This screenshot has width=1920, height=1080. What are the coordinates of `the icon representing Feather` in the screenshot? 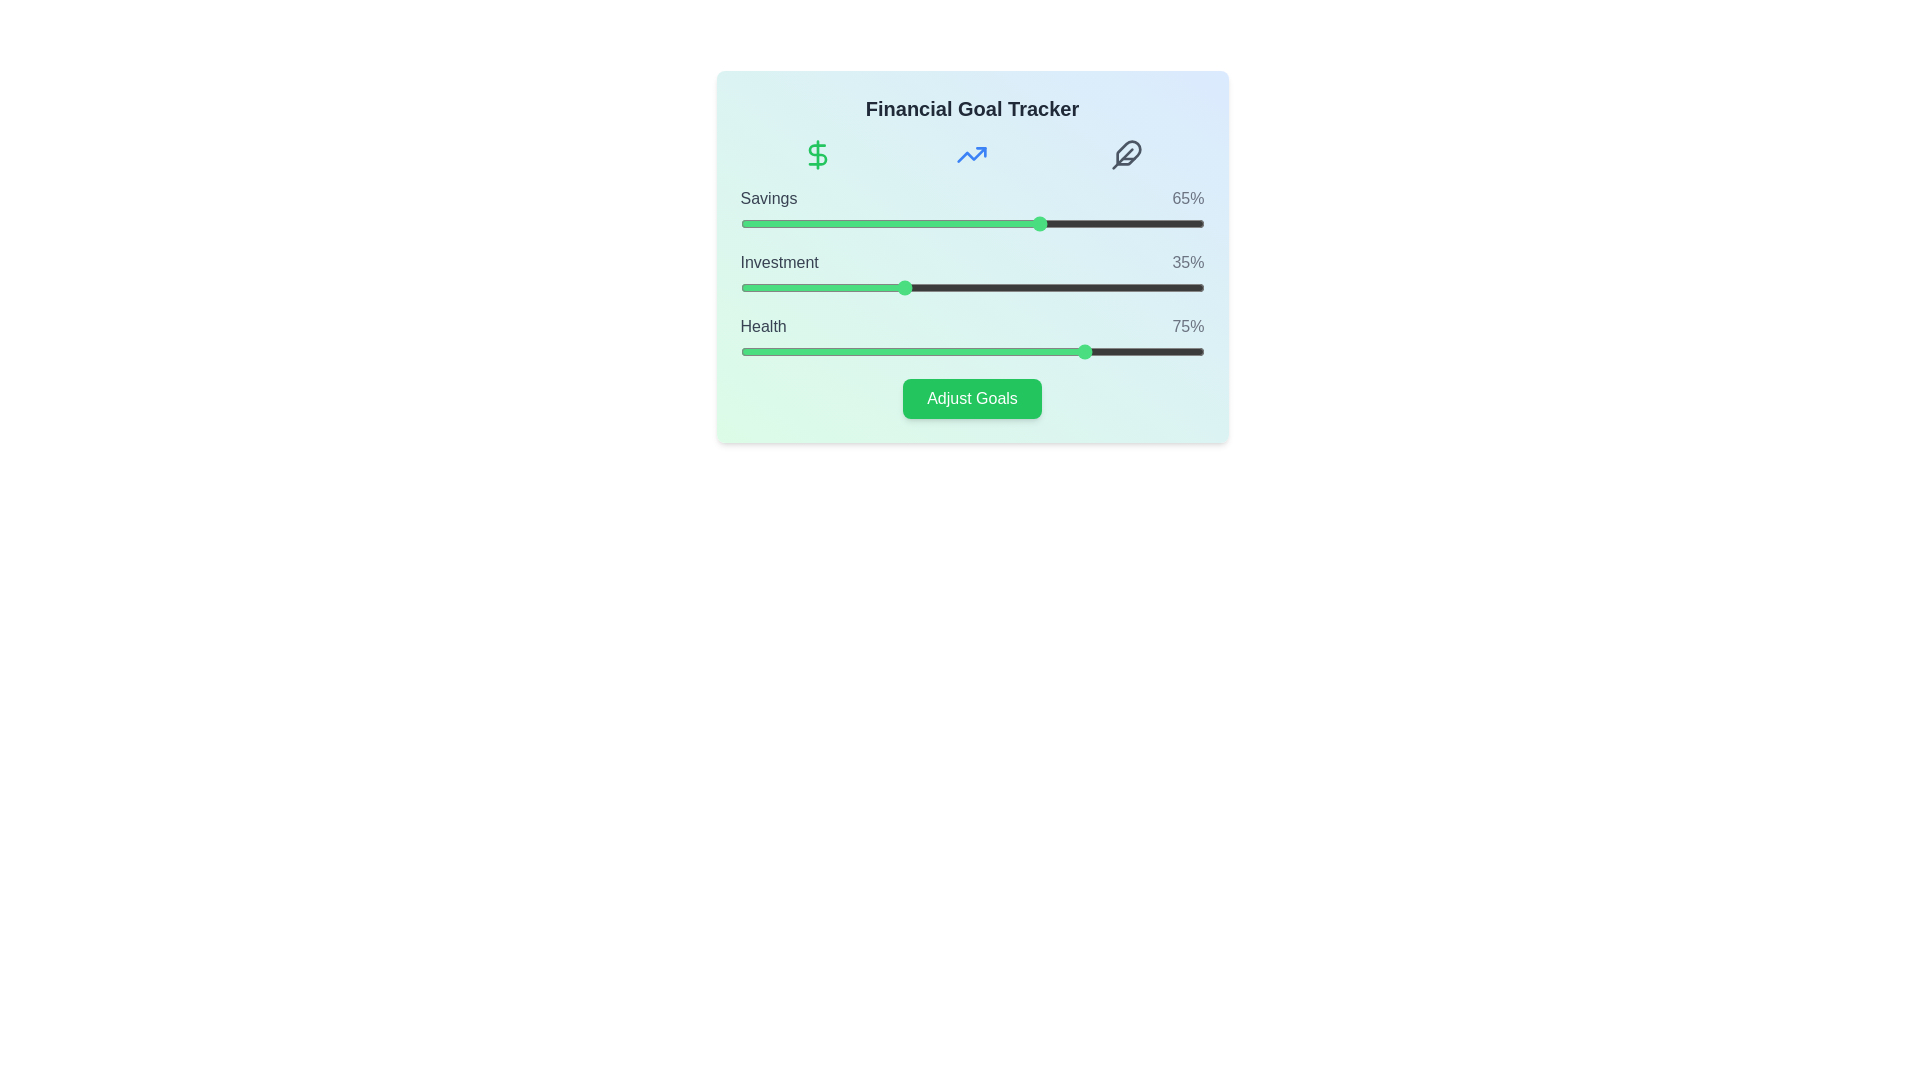 It's located at (1127, 153).